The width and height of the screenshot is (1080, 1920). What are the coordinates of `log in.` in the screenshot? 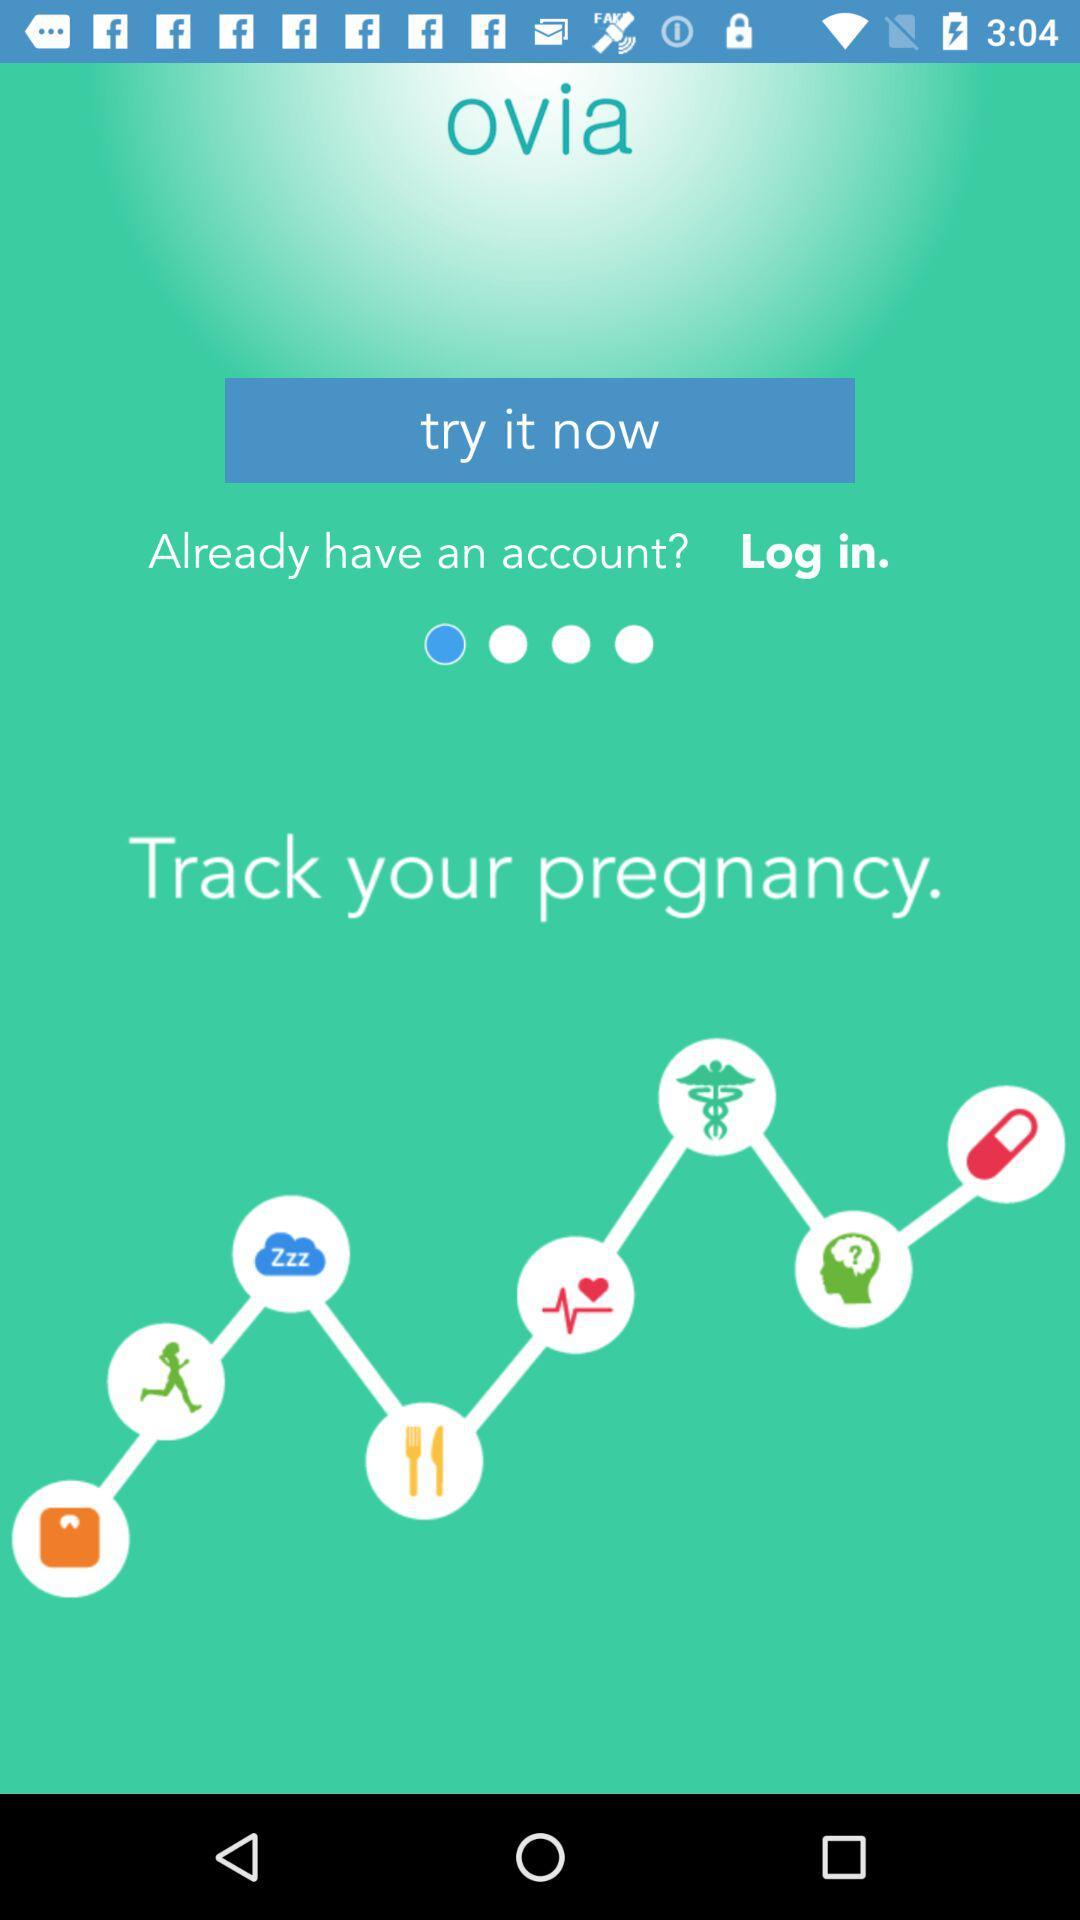 It's located at (815, 551).